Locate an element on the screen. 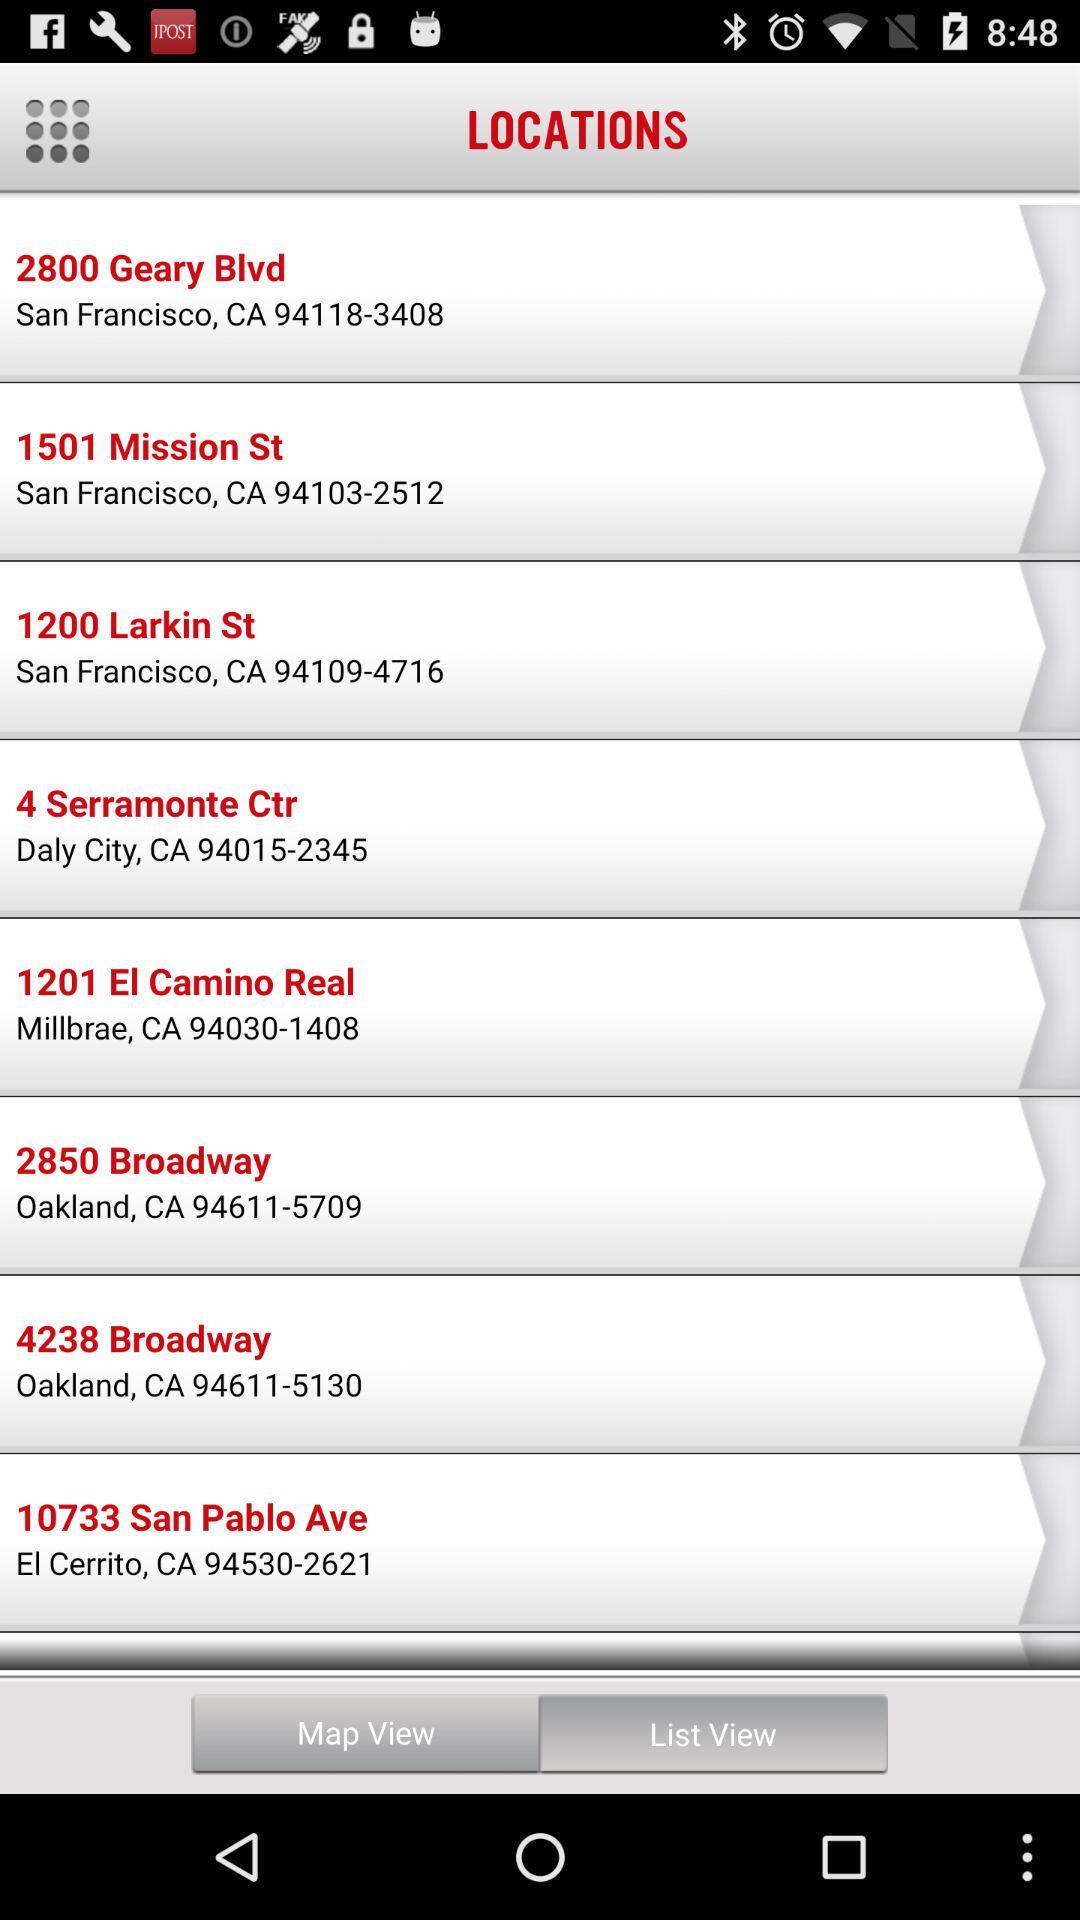  the item above san francisco ca icon is located at coordinates (135, 626).